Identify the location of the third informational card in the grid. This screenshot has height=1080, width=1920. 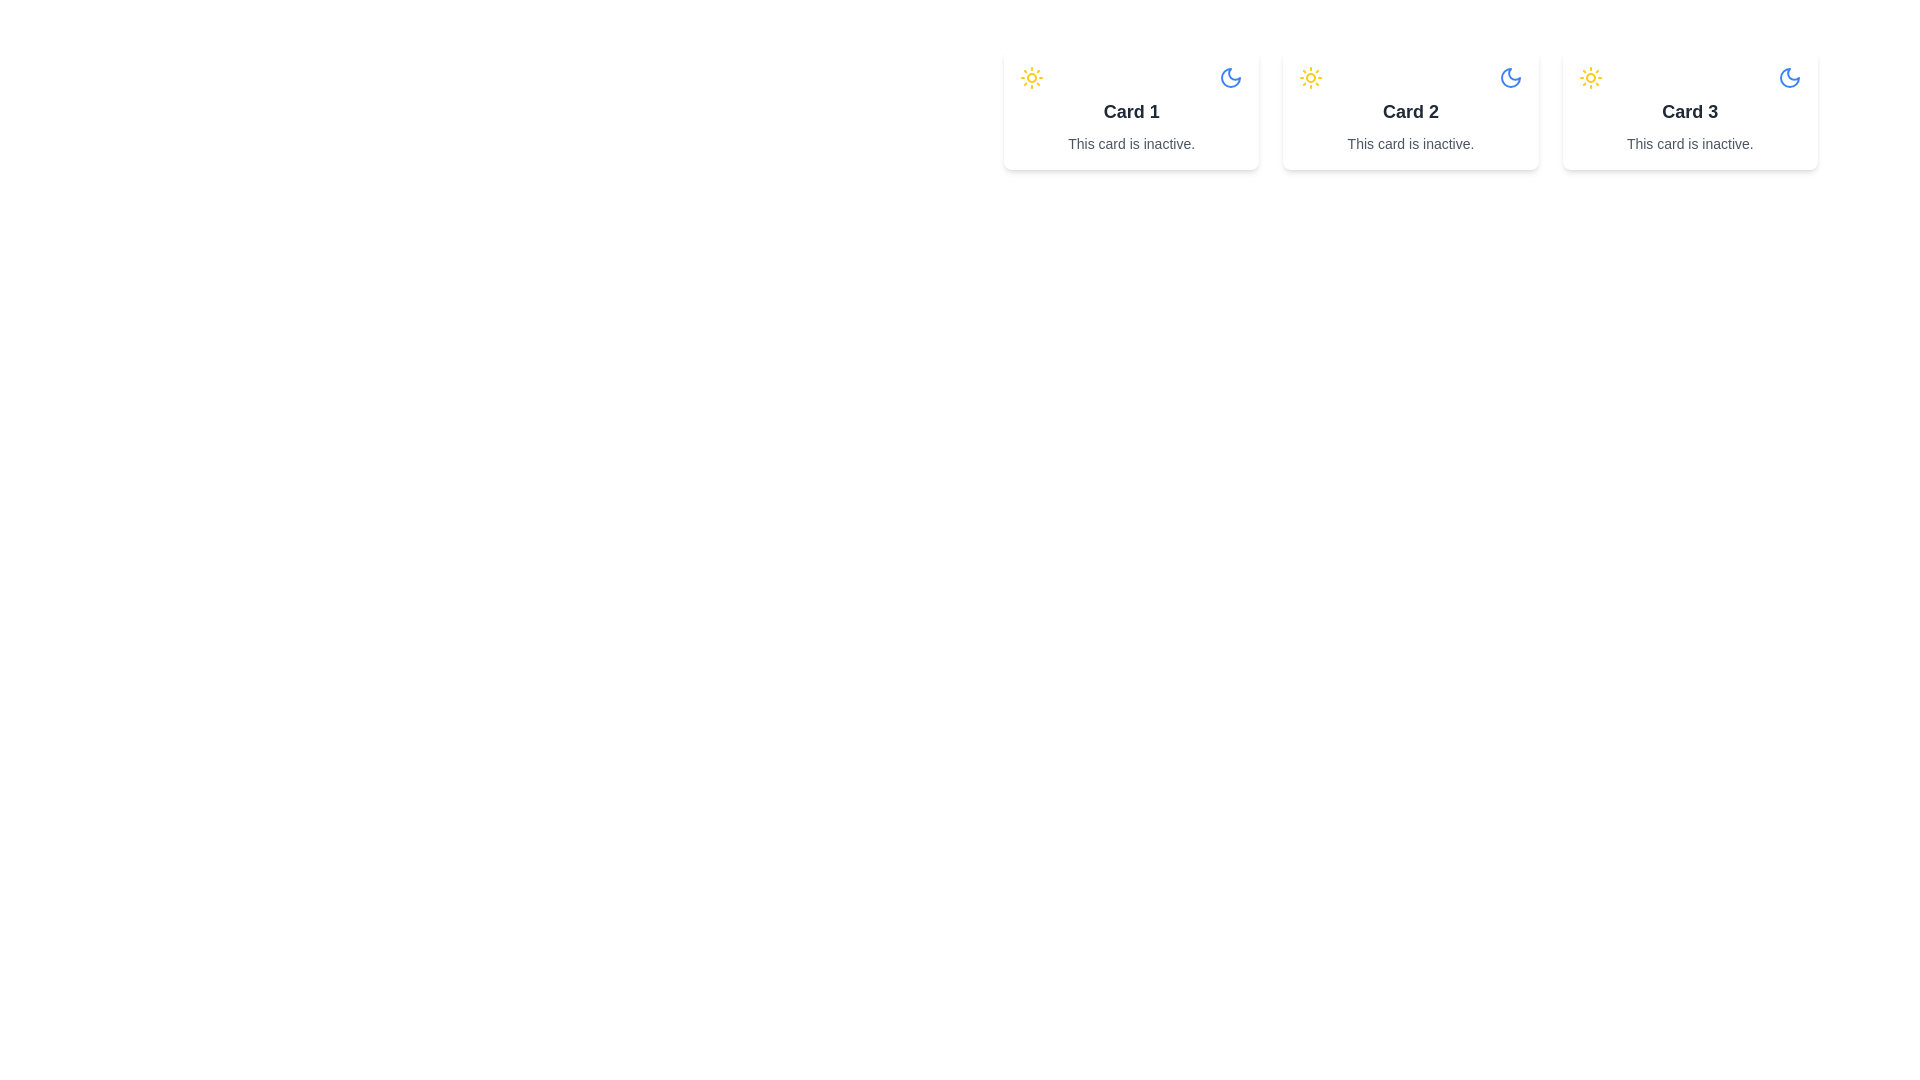
(1688, 110).